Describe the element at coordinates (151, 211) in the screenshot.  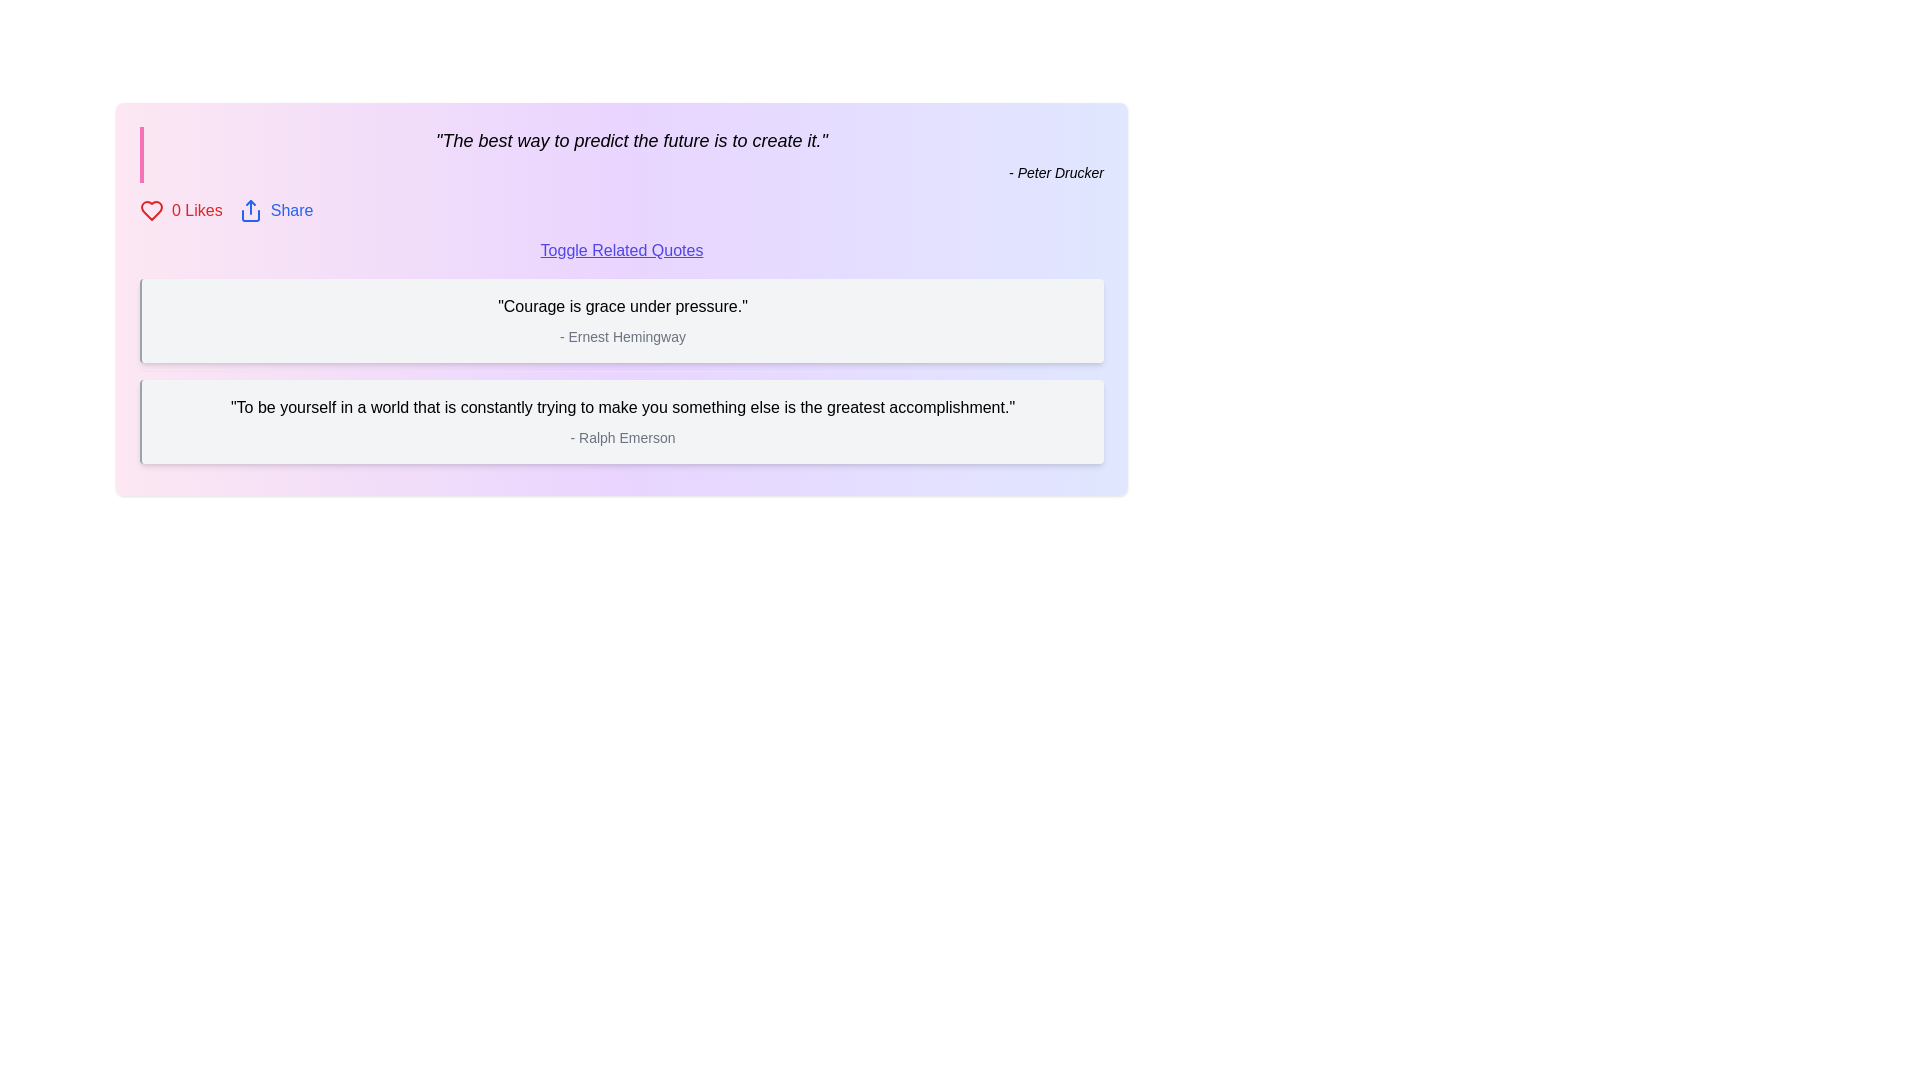
I see `the heart icon, which symbolizes the ability to like or favorite the represented content, located to the left of the '0 Likes' text` at that location.